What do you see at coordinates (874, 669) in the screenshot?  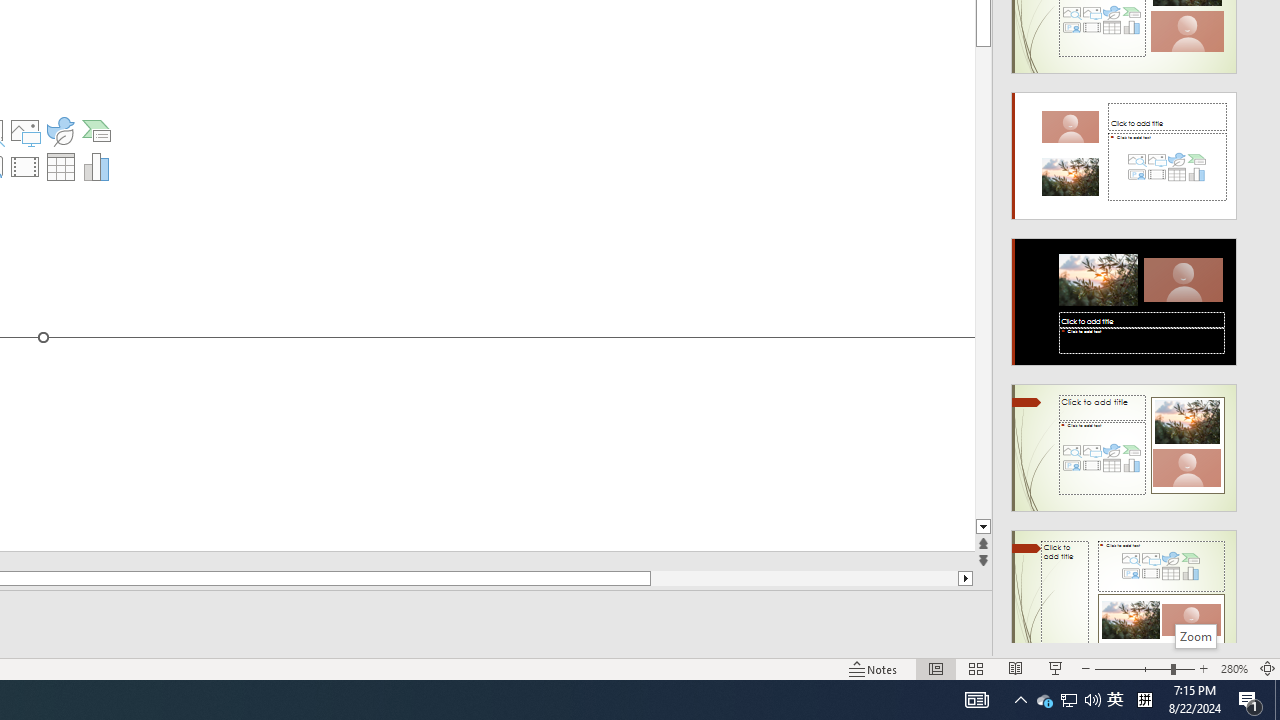 I see `'Notes '` at bounding box center [874, 669].